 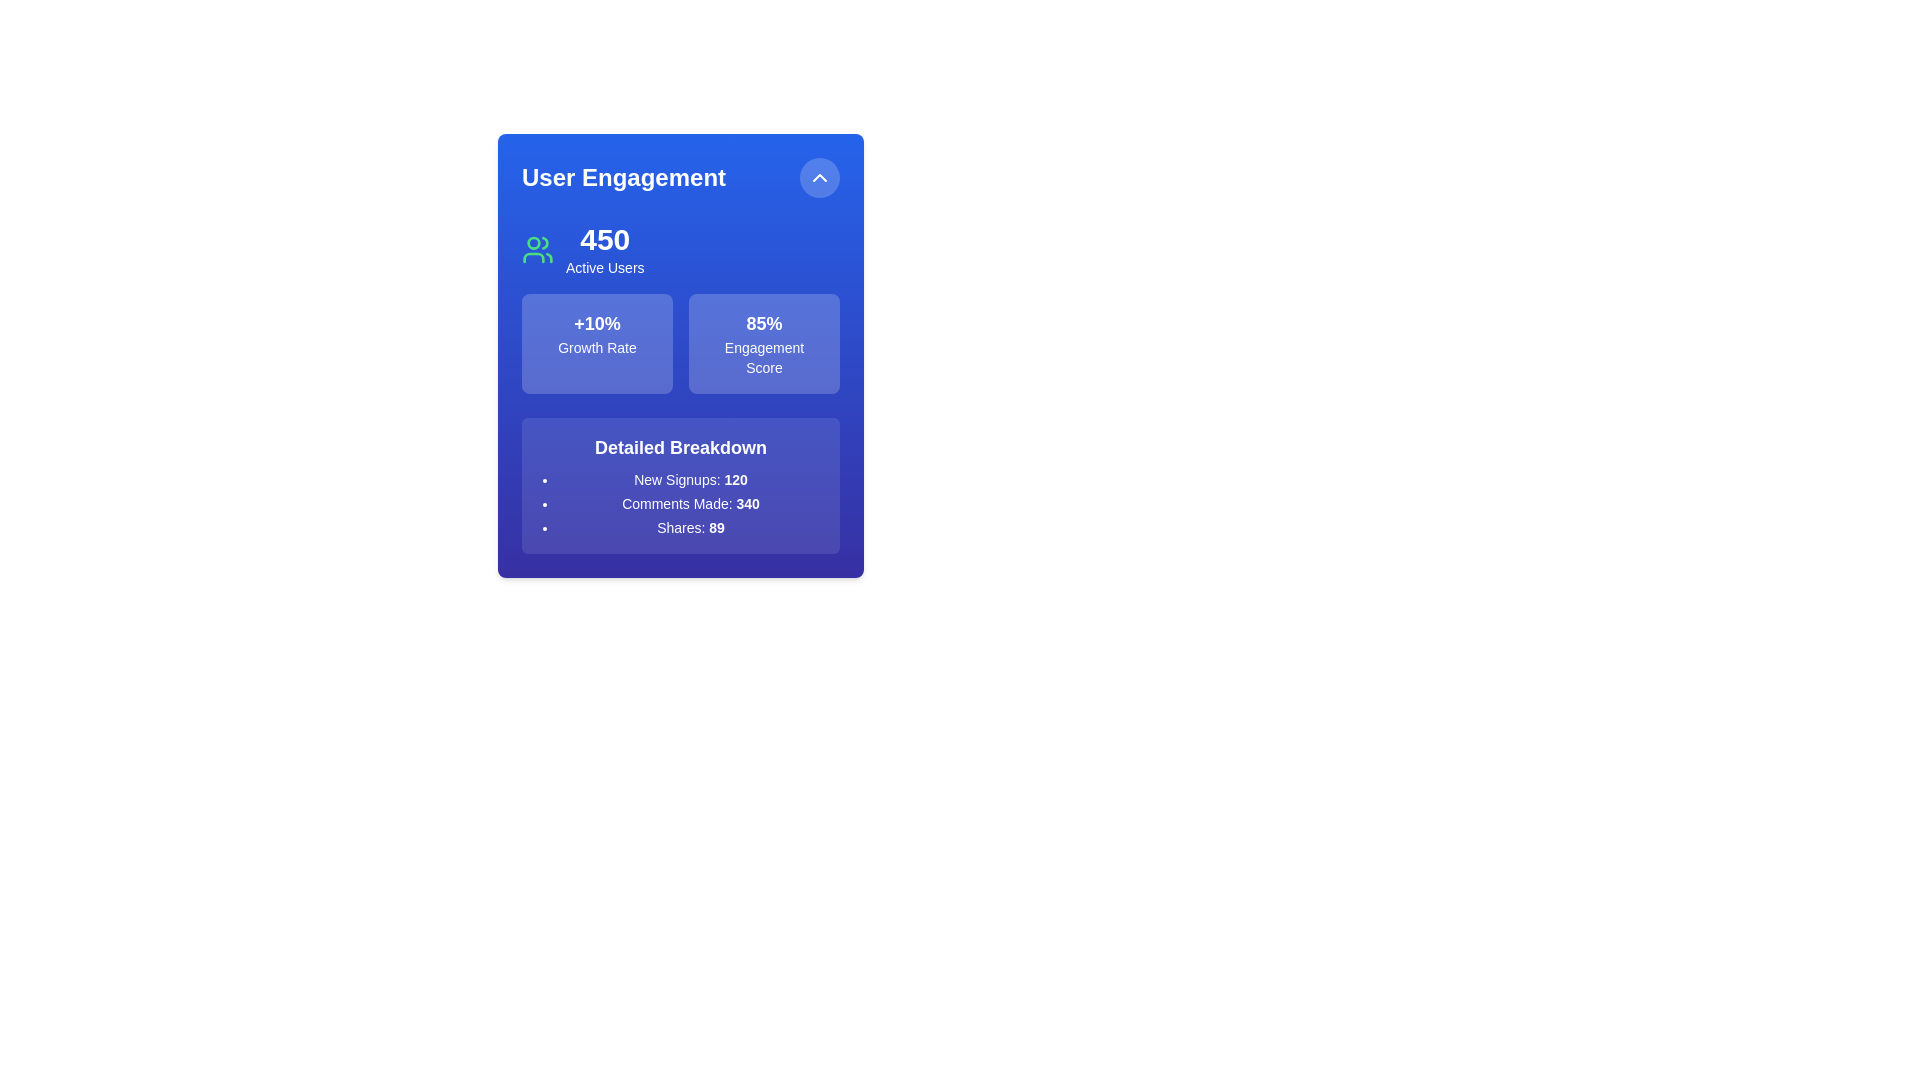 I want to click on the user icon visually representing '450 Active Users' which is located to the left of the text in the 'User Engagement' card, so click(x=537, y=249).